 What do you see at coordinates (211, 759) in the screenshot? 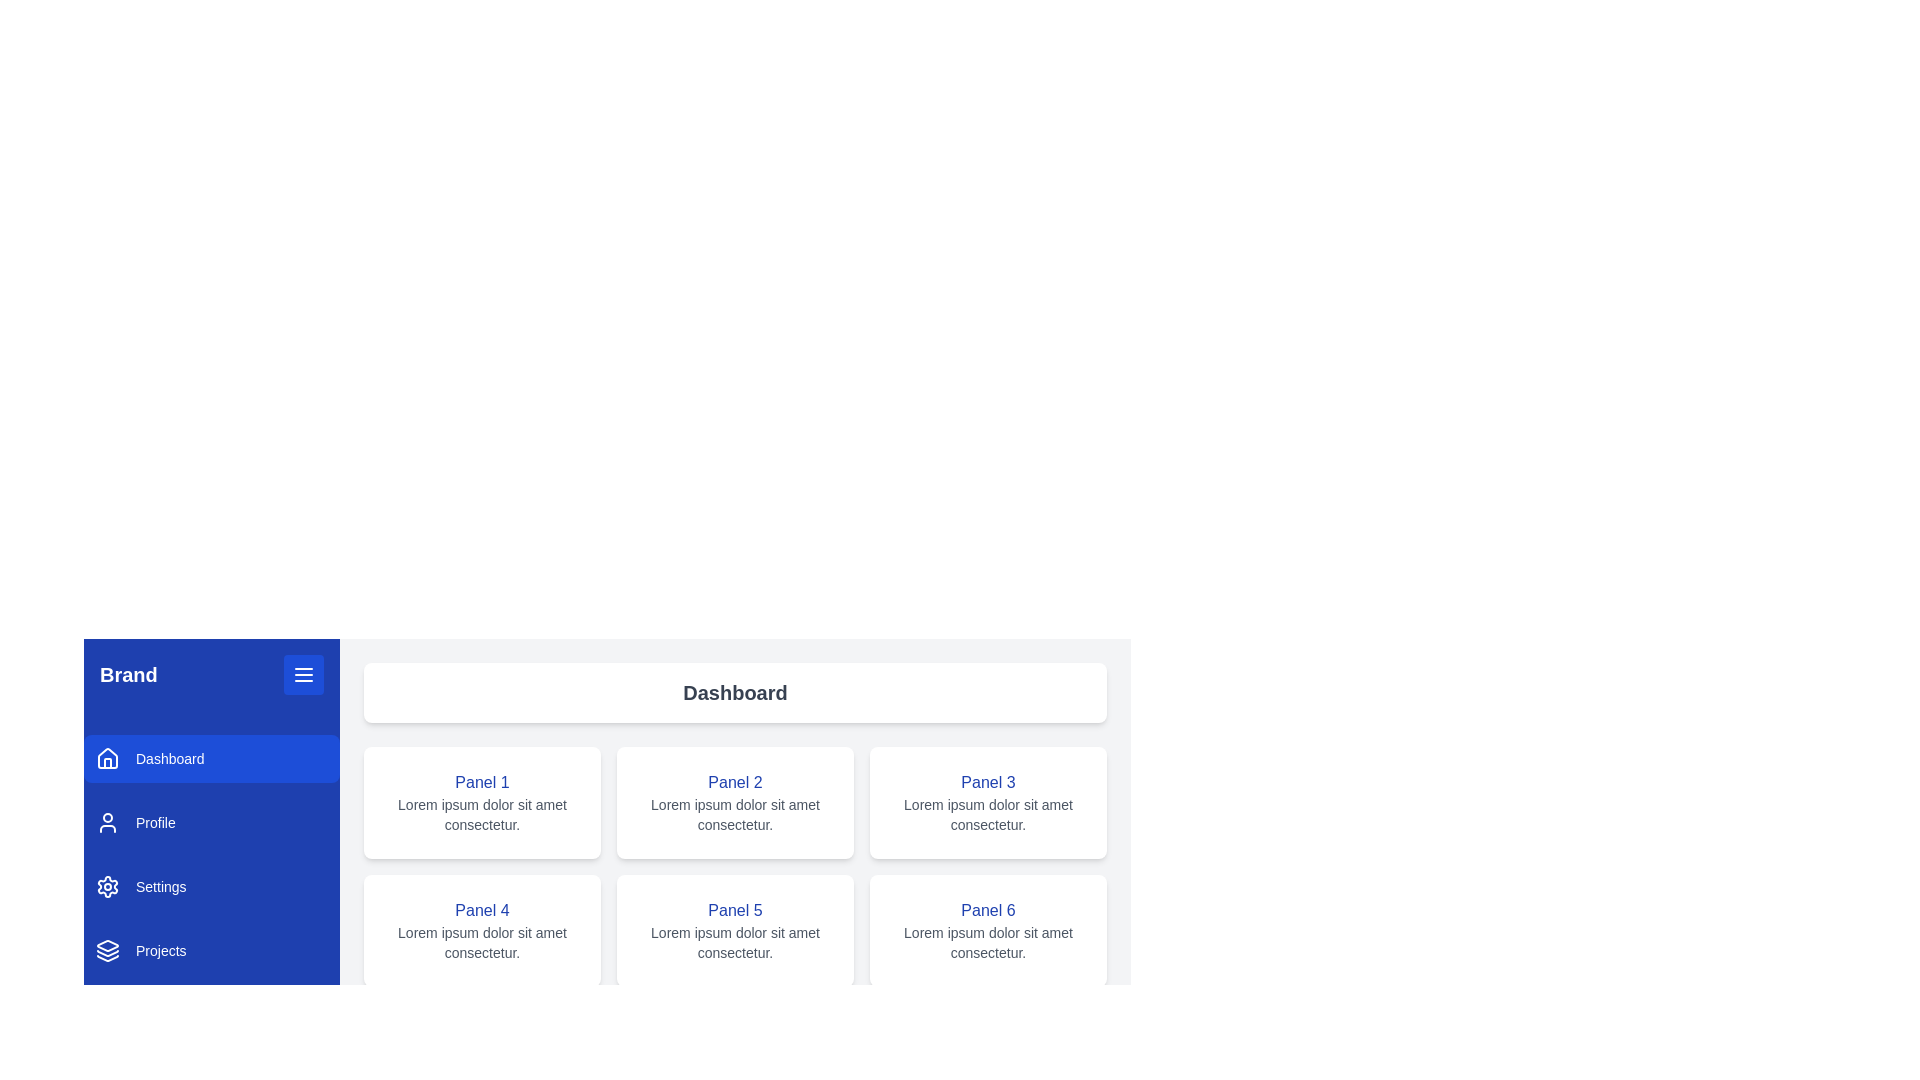
I see `the navigation button located at the top of the vertical menu on the left side` at bounding box center [211, 759].